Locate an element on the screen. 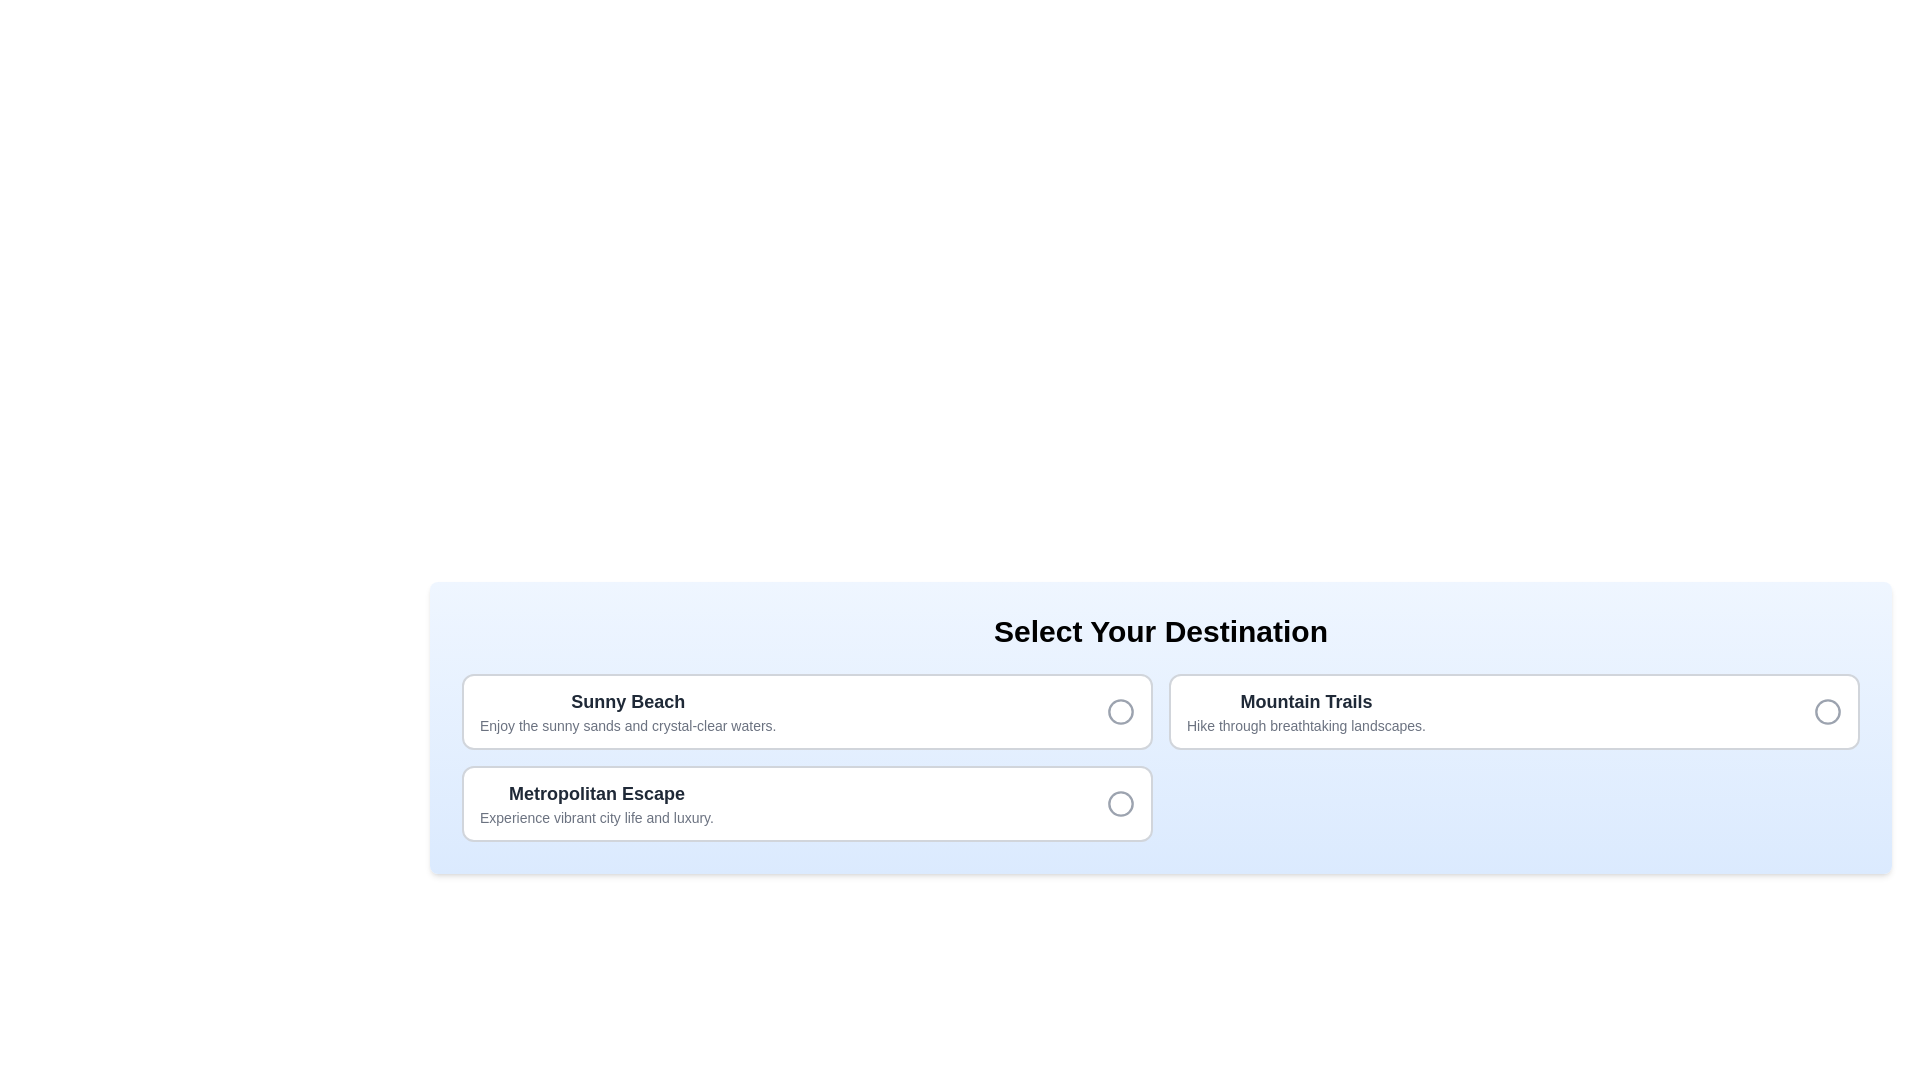  the destination option labeled 'Mountain Trails' by clicking on the bold dark gray text element in the rightmost destination option card is located at coordinates (1306, 701).